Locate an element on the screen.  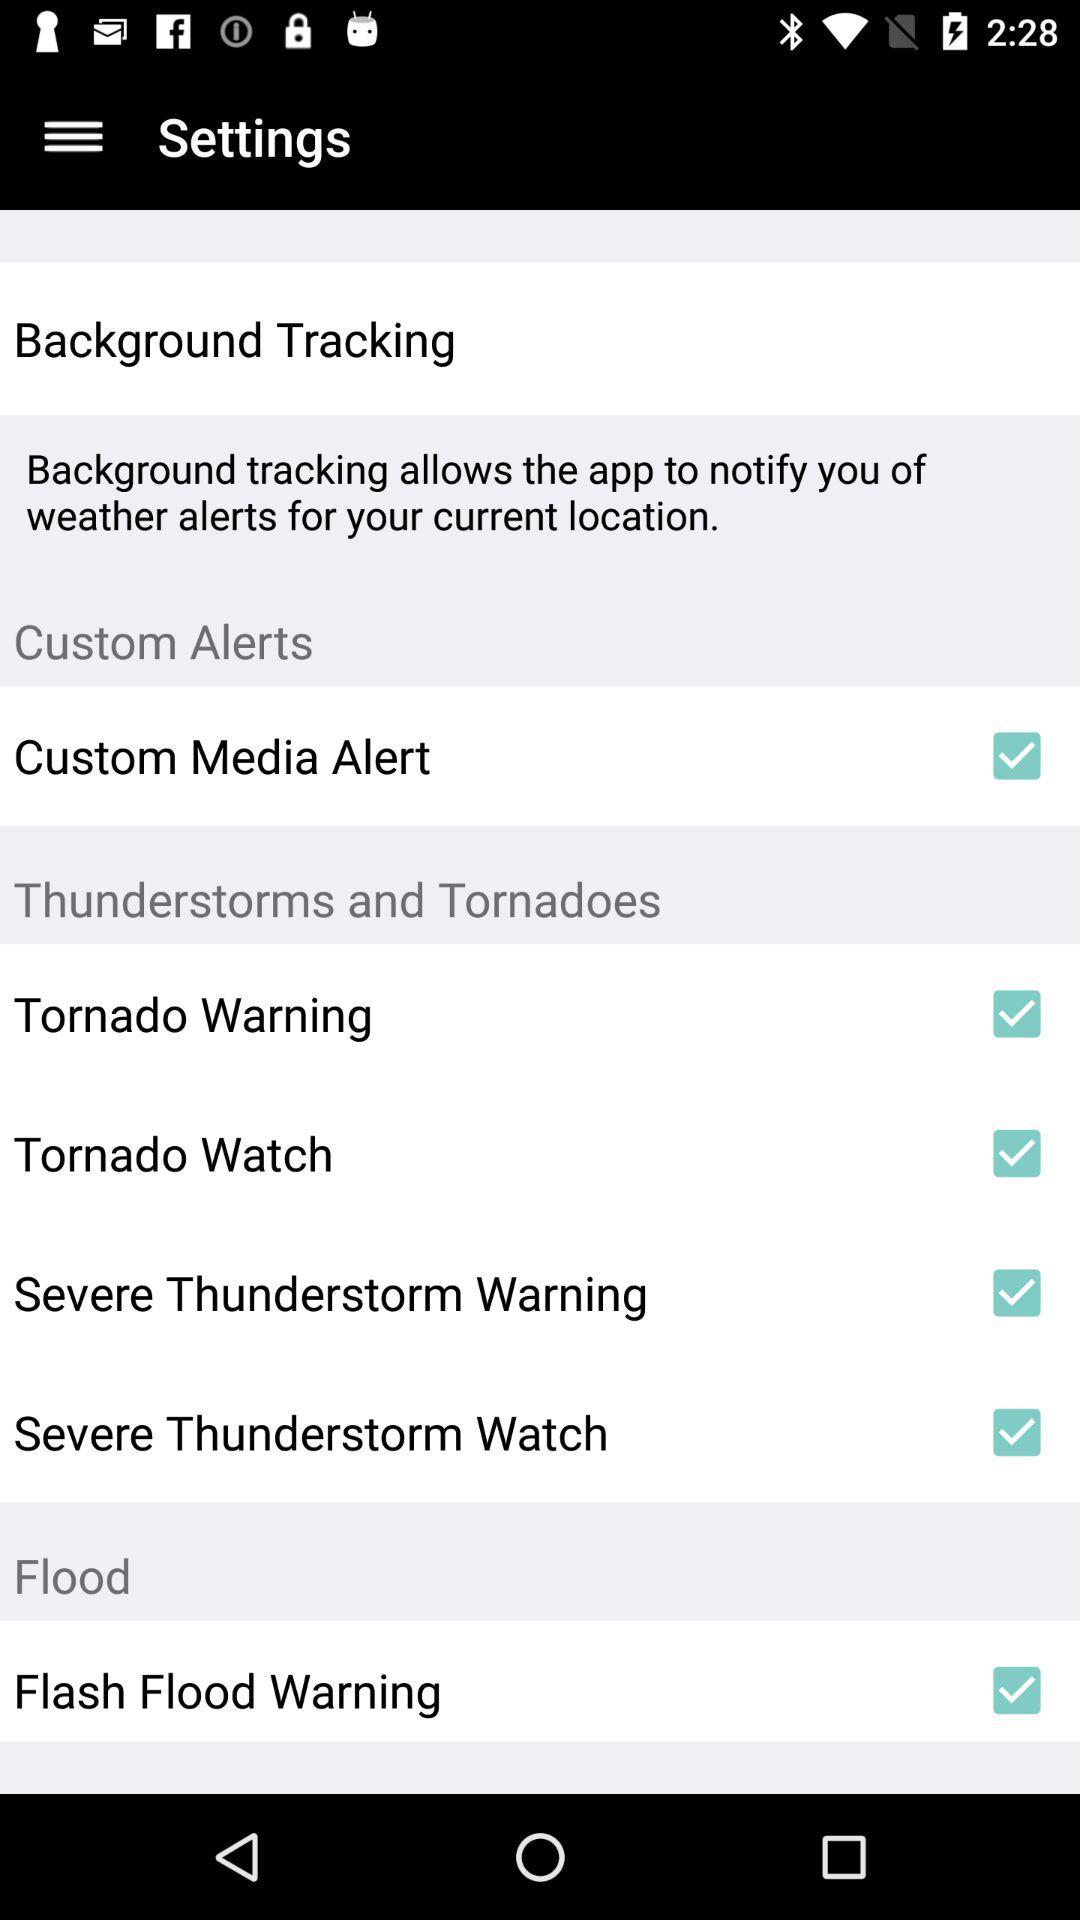
the last check box at bottom right corner of the page is located at coordinates (1017, 1689).